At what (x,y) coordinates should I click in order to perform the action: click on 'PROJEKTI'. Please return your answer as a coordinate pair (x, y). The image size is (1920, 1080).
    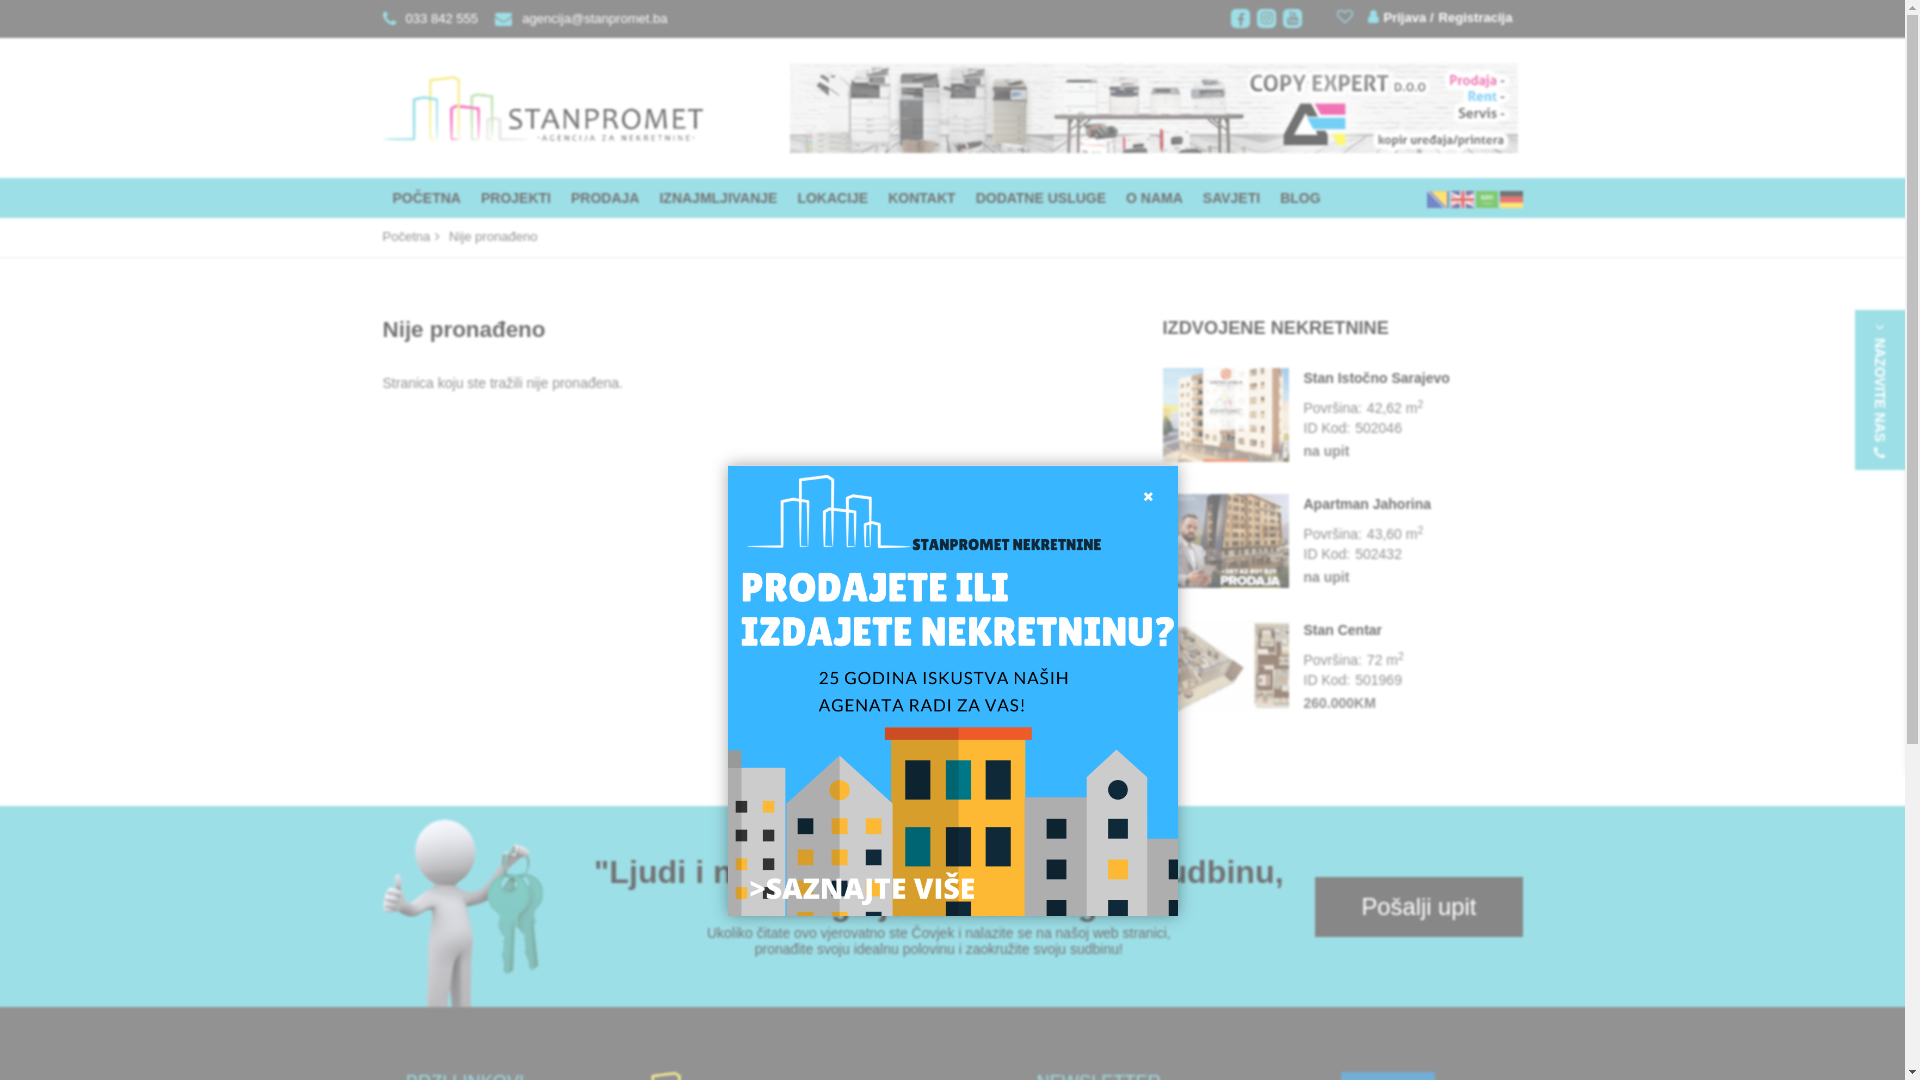
    Looking at the image, I should click on (515, 197).